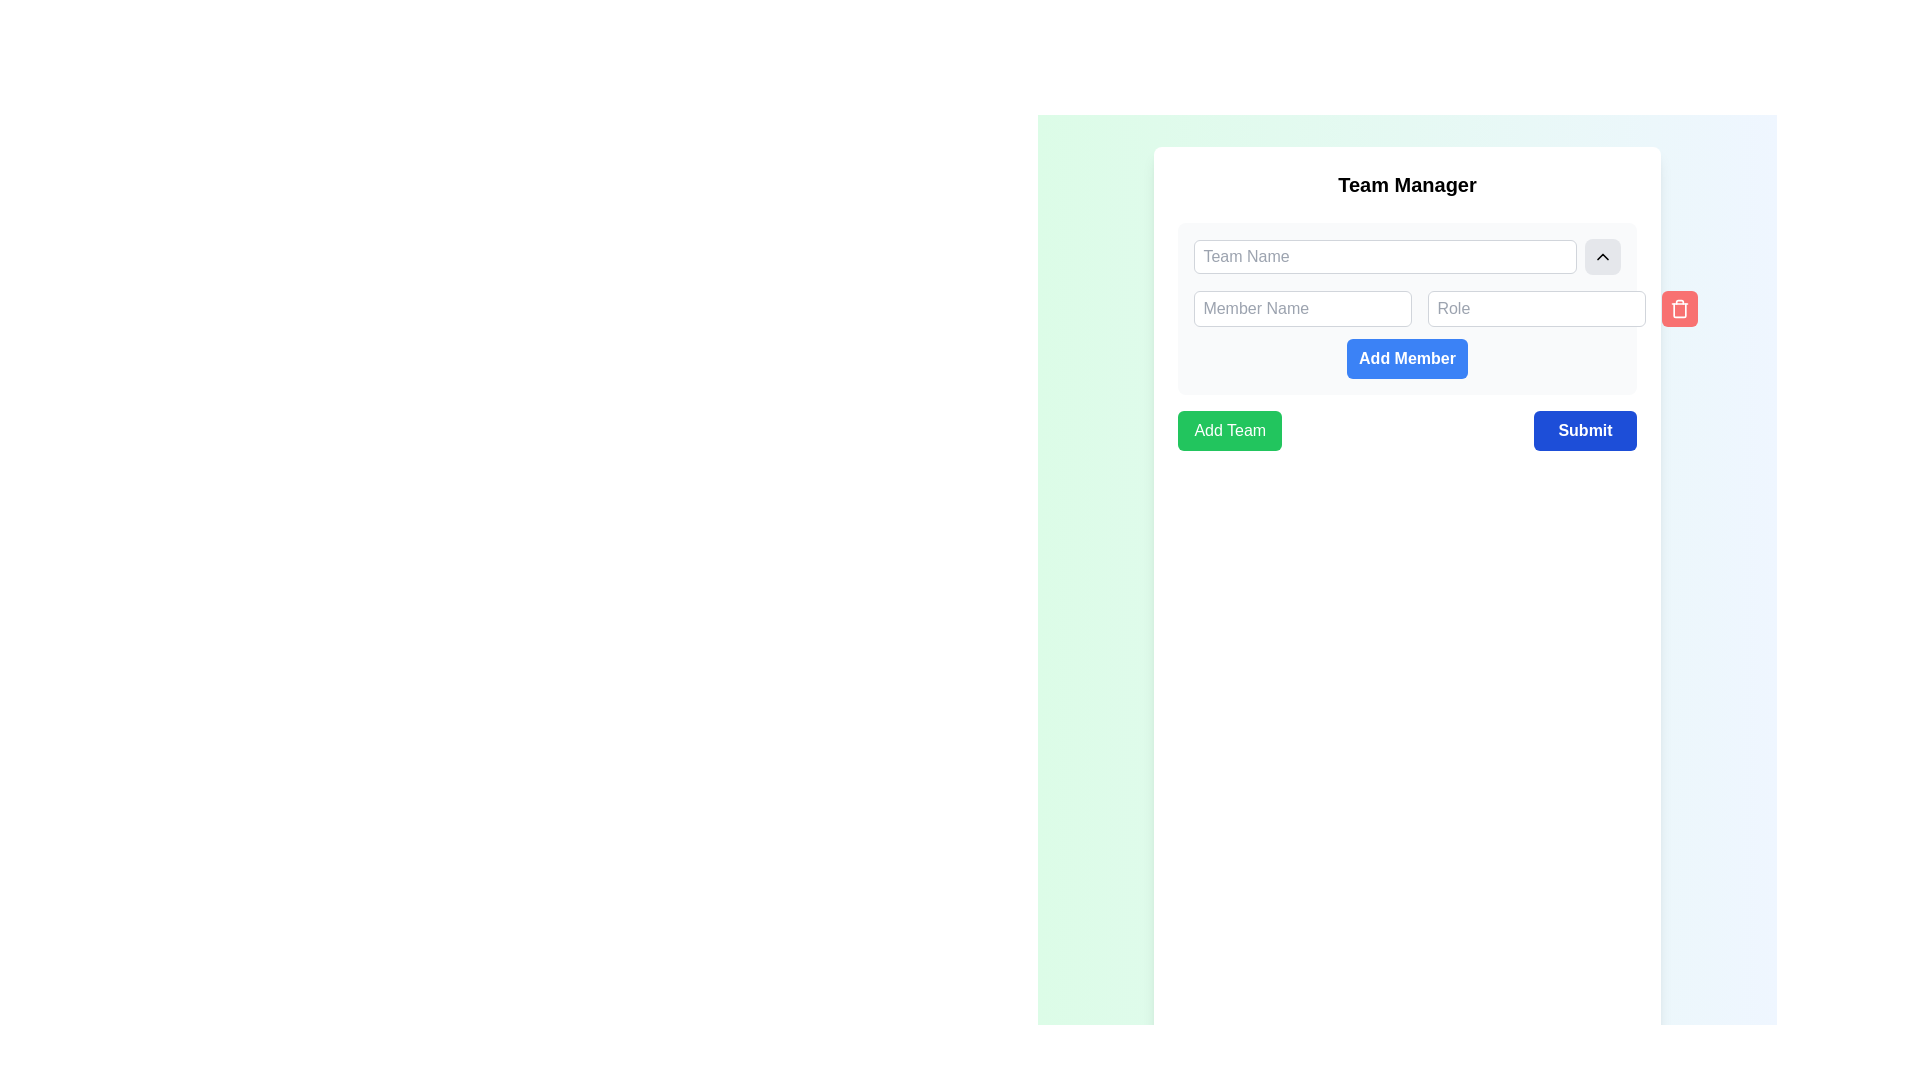 The height and width of the screenshot is (1080, 1920). What do you see at coordinates (1680, 308) in the screenshot?
I see `the delete button located to the far right of the 'Member Name' and 'Role' input fields under the 'Team Manager' section` at bounding box center [1680, 308].